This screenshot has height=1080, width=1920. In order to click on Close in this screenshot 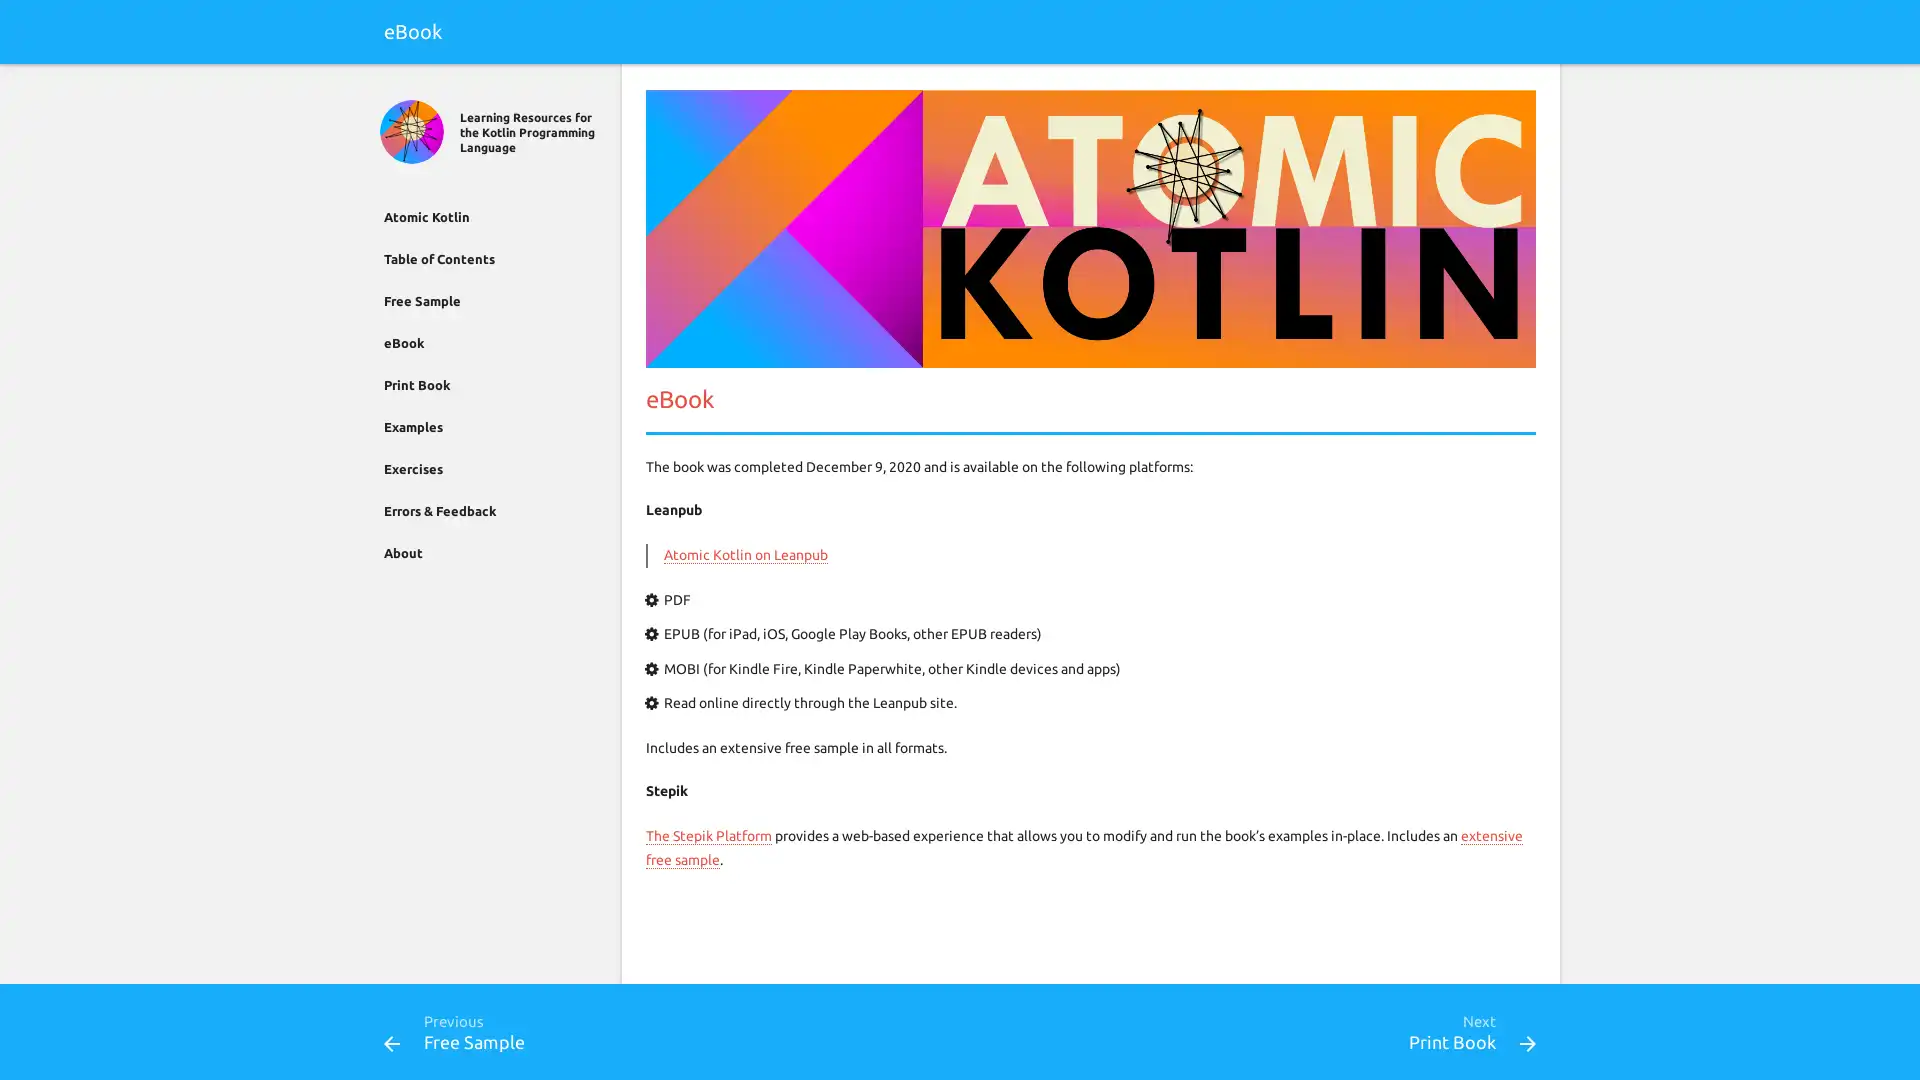, I will do `click(392, 87)`.